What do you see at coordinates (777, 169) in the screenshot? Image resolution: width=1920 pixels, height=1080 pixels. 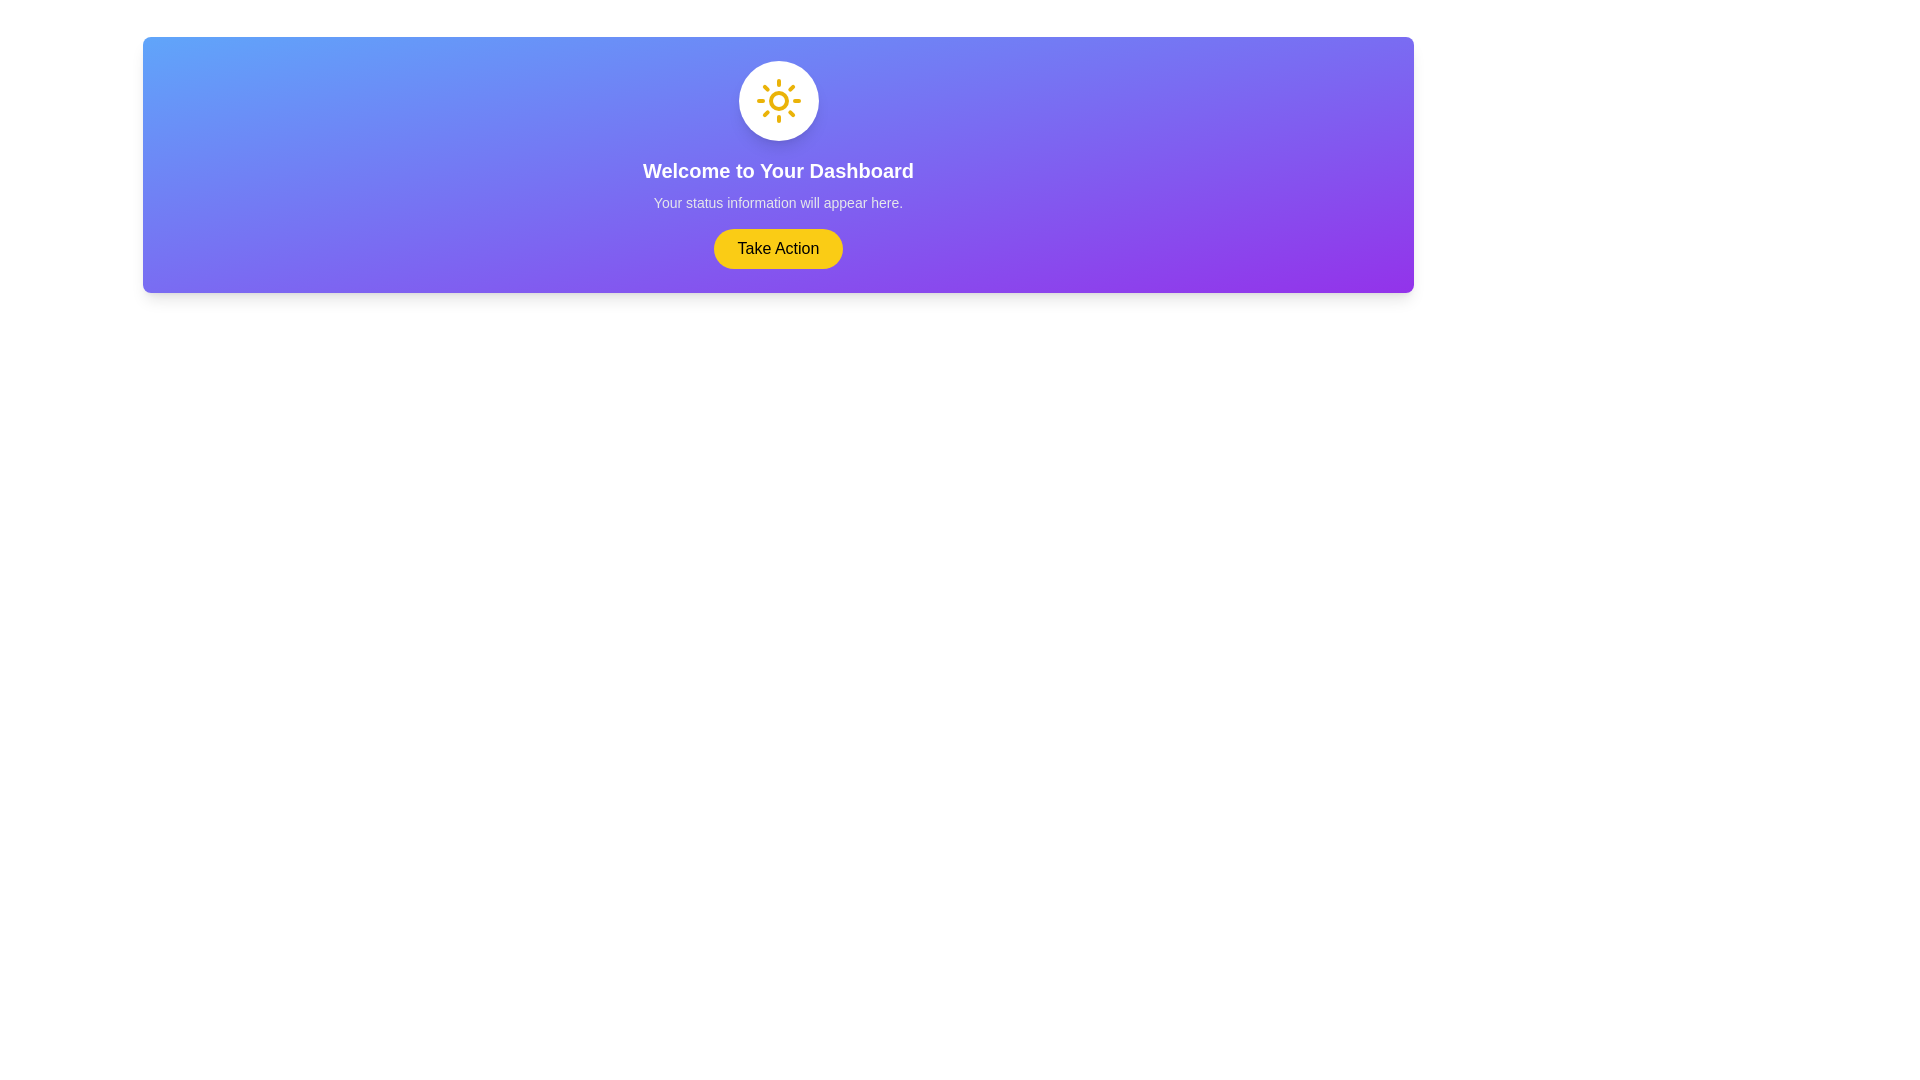 I see `welcome message text located at the top of the dashboard page, which serves as a header and provides context to the user` at bounding box center [777, 169].